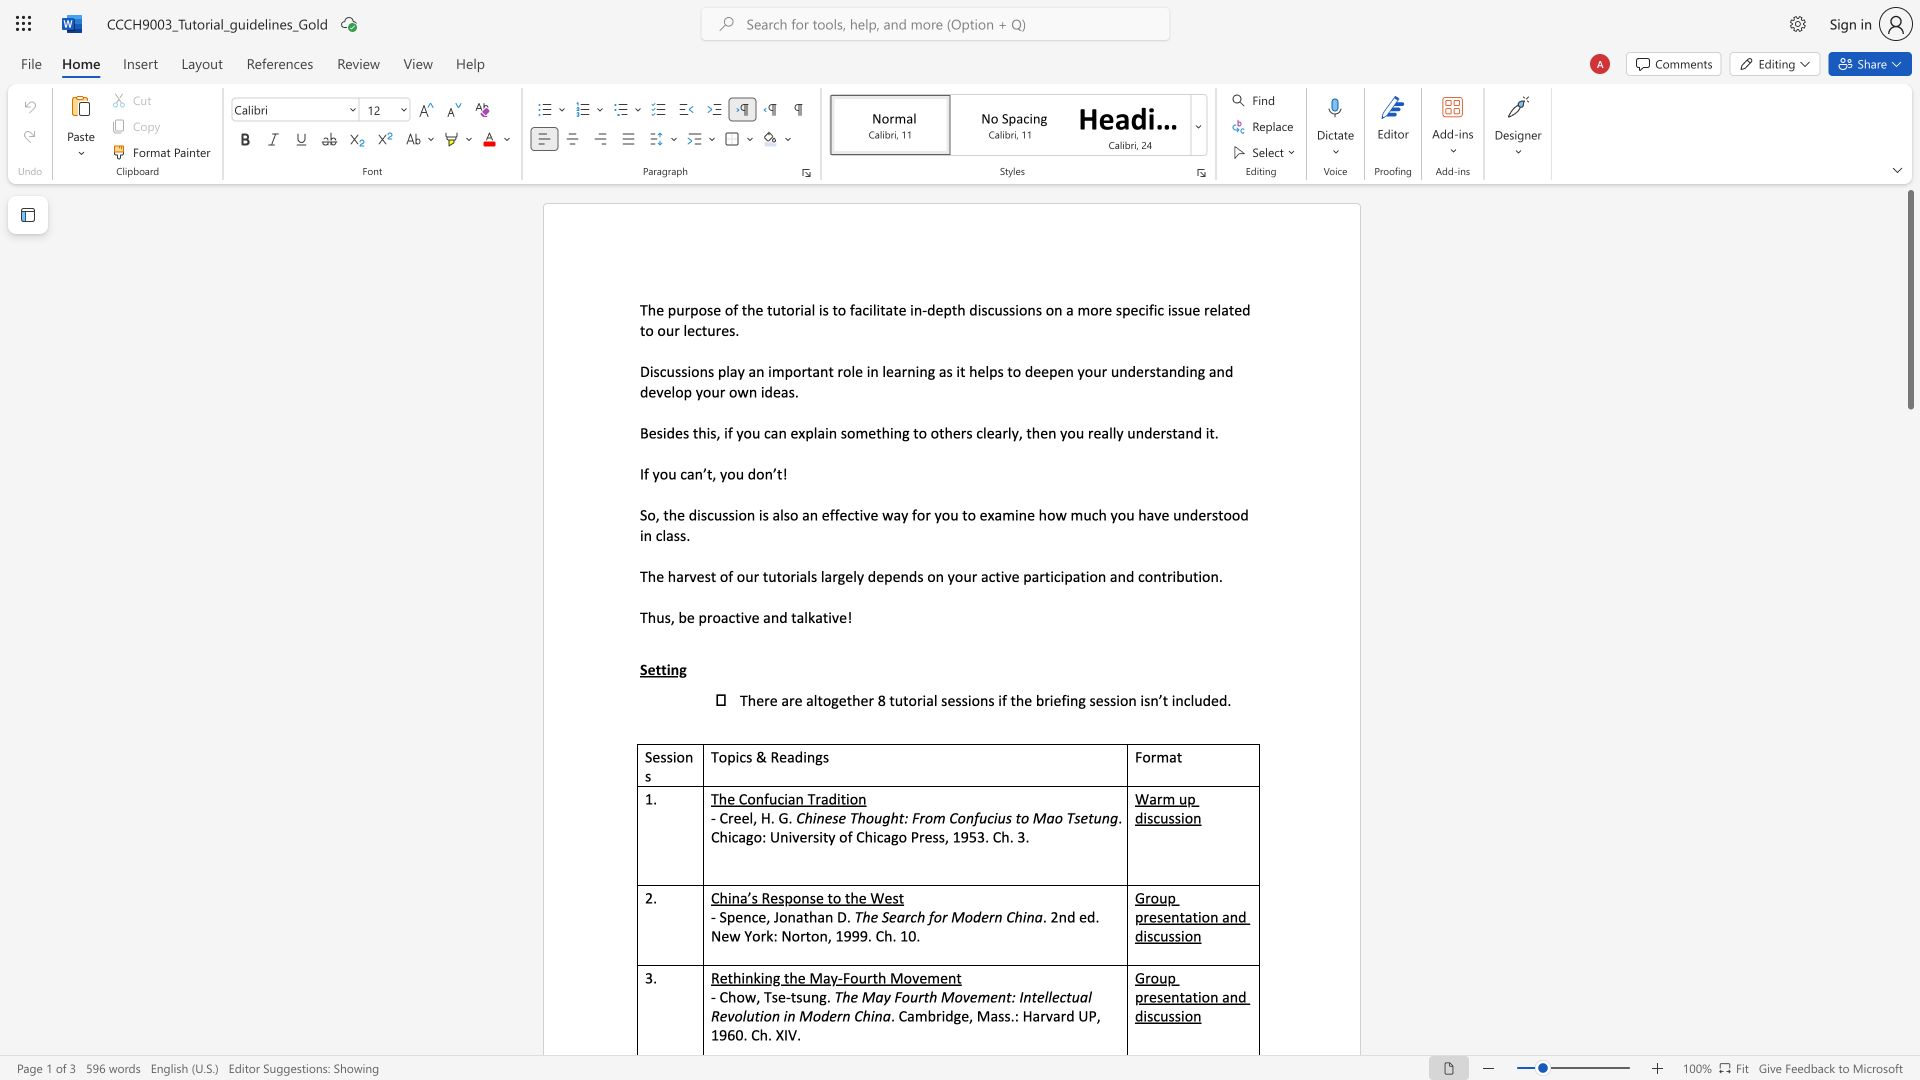  I want to click on the scrollbar on the right to shift the page lower, so click(1909, 470).